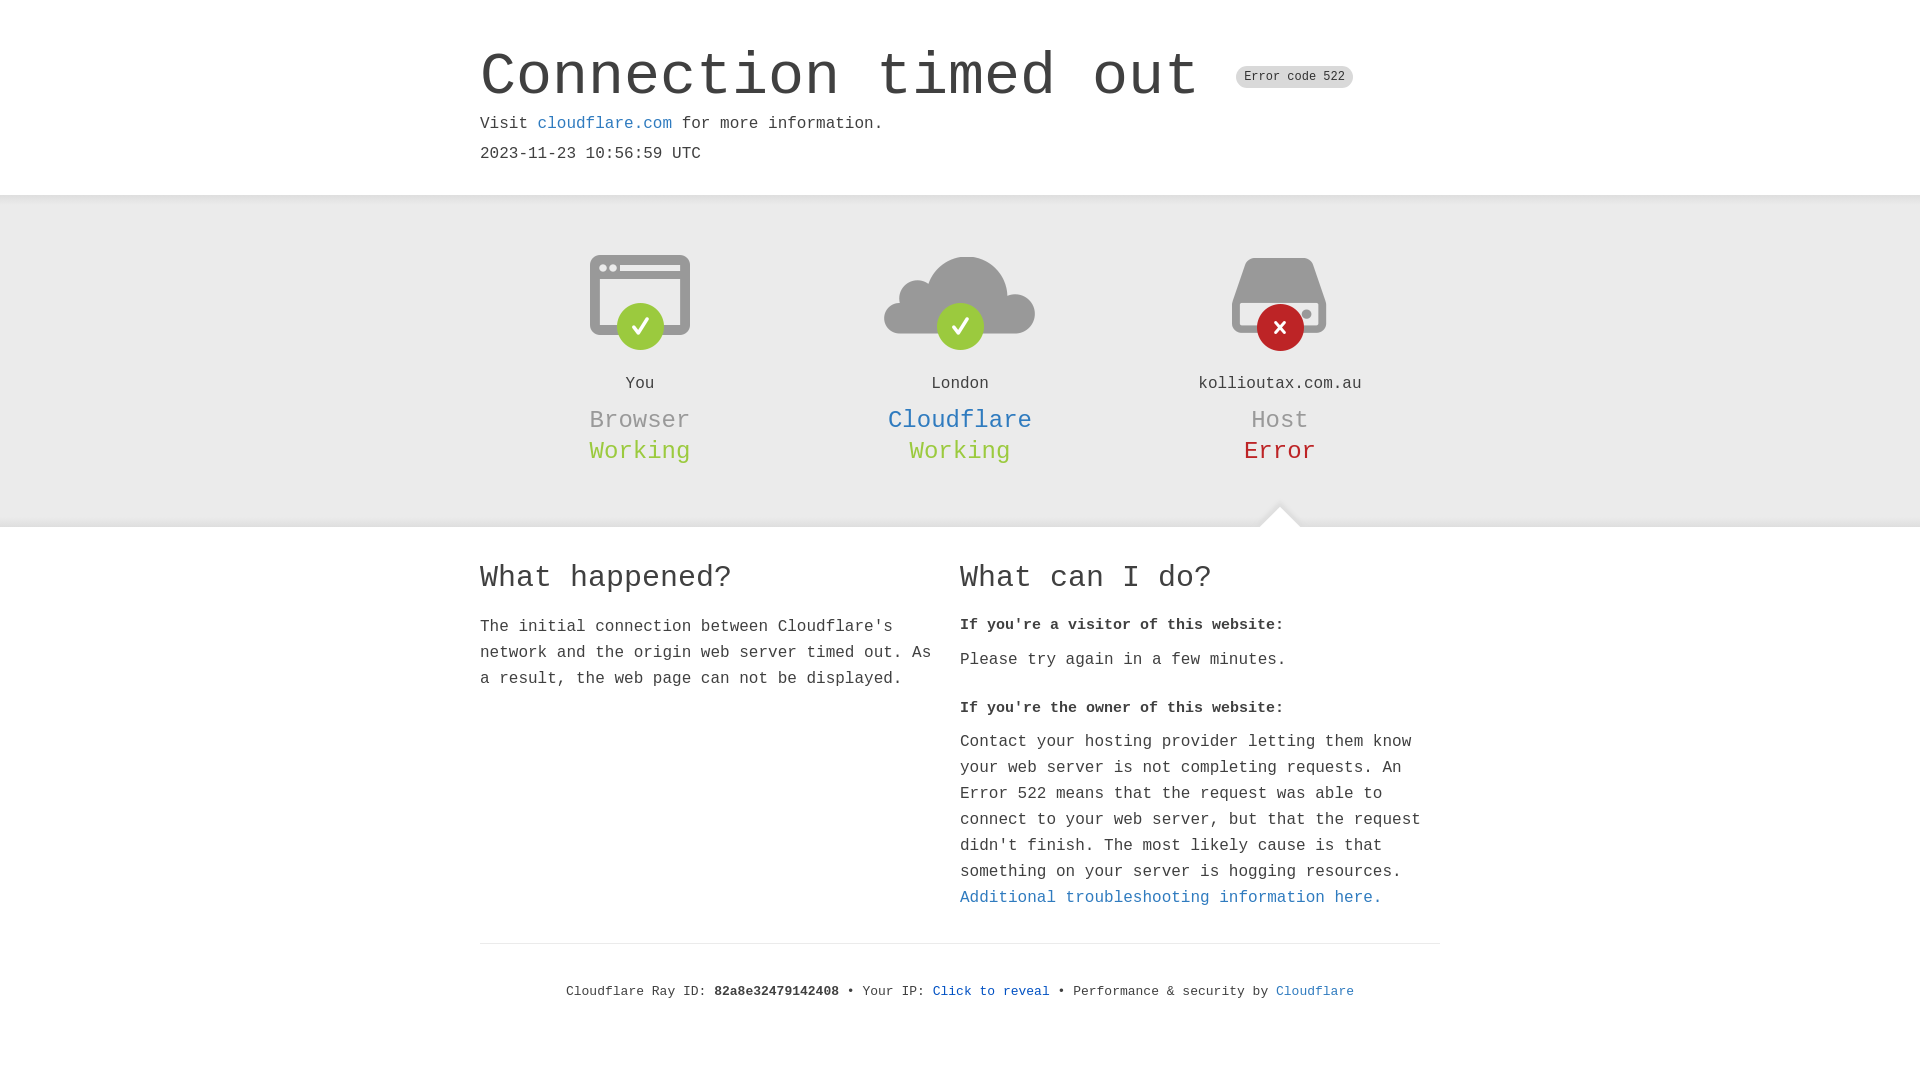 Image resolution: width=1920 pixels, height=1080 pixels. I want to click on 'Additional troubleshooting information here.', so click(1171, 897).